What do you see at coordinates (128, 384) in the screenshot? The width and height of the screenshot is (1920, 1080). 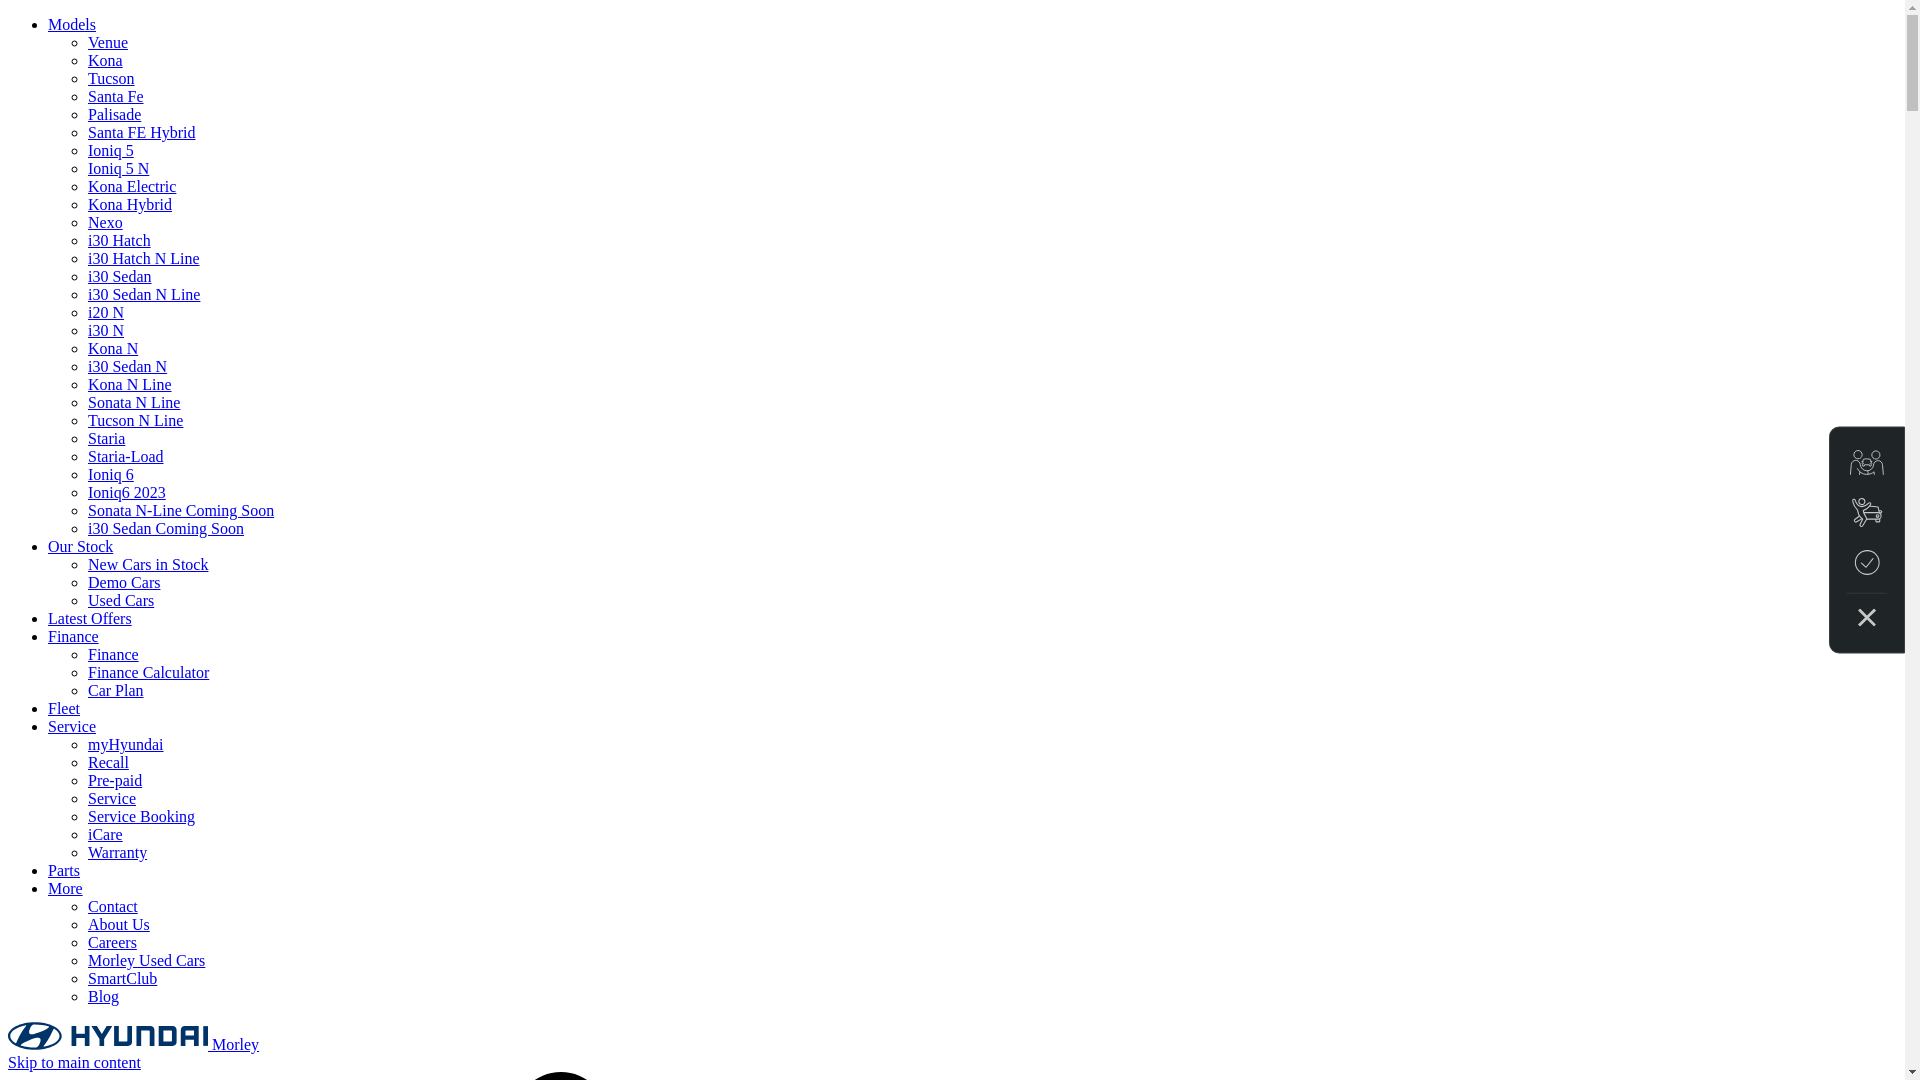 I see `'Kona N Line'` at bounding box center [128, 384].